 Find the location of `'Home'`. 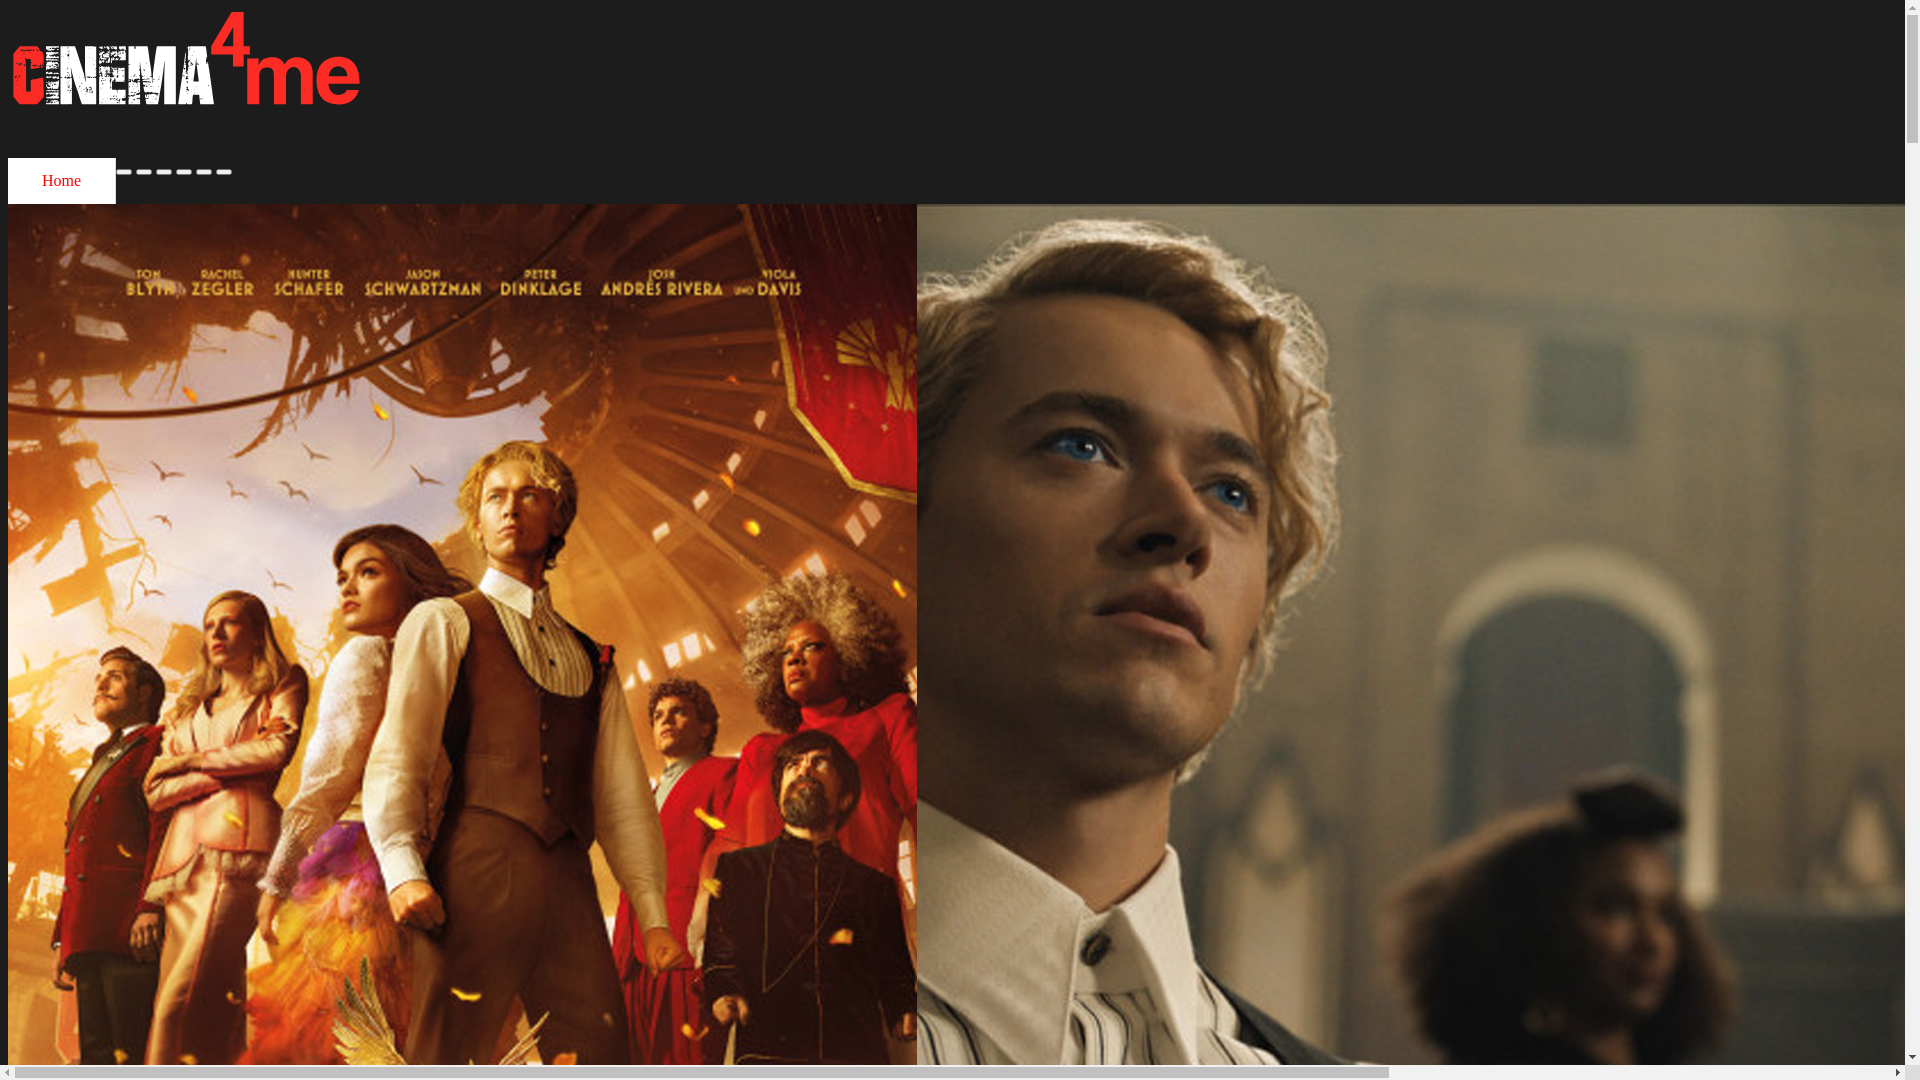

'Home' is located at coordinates (62, 181).